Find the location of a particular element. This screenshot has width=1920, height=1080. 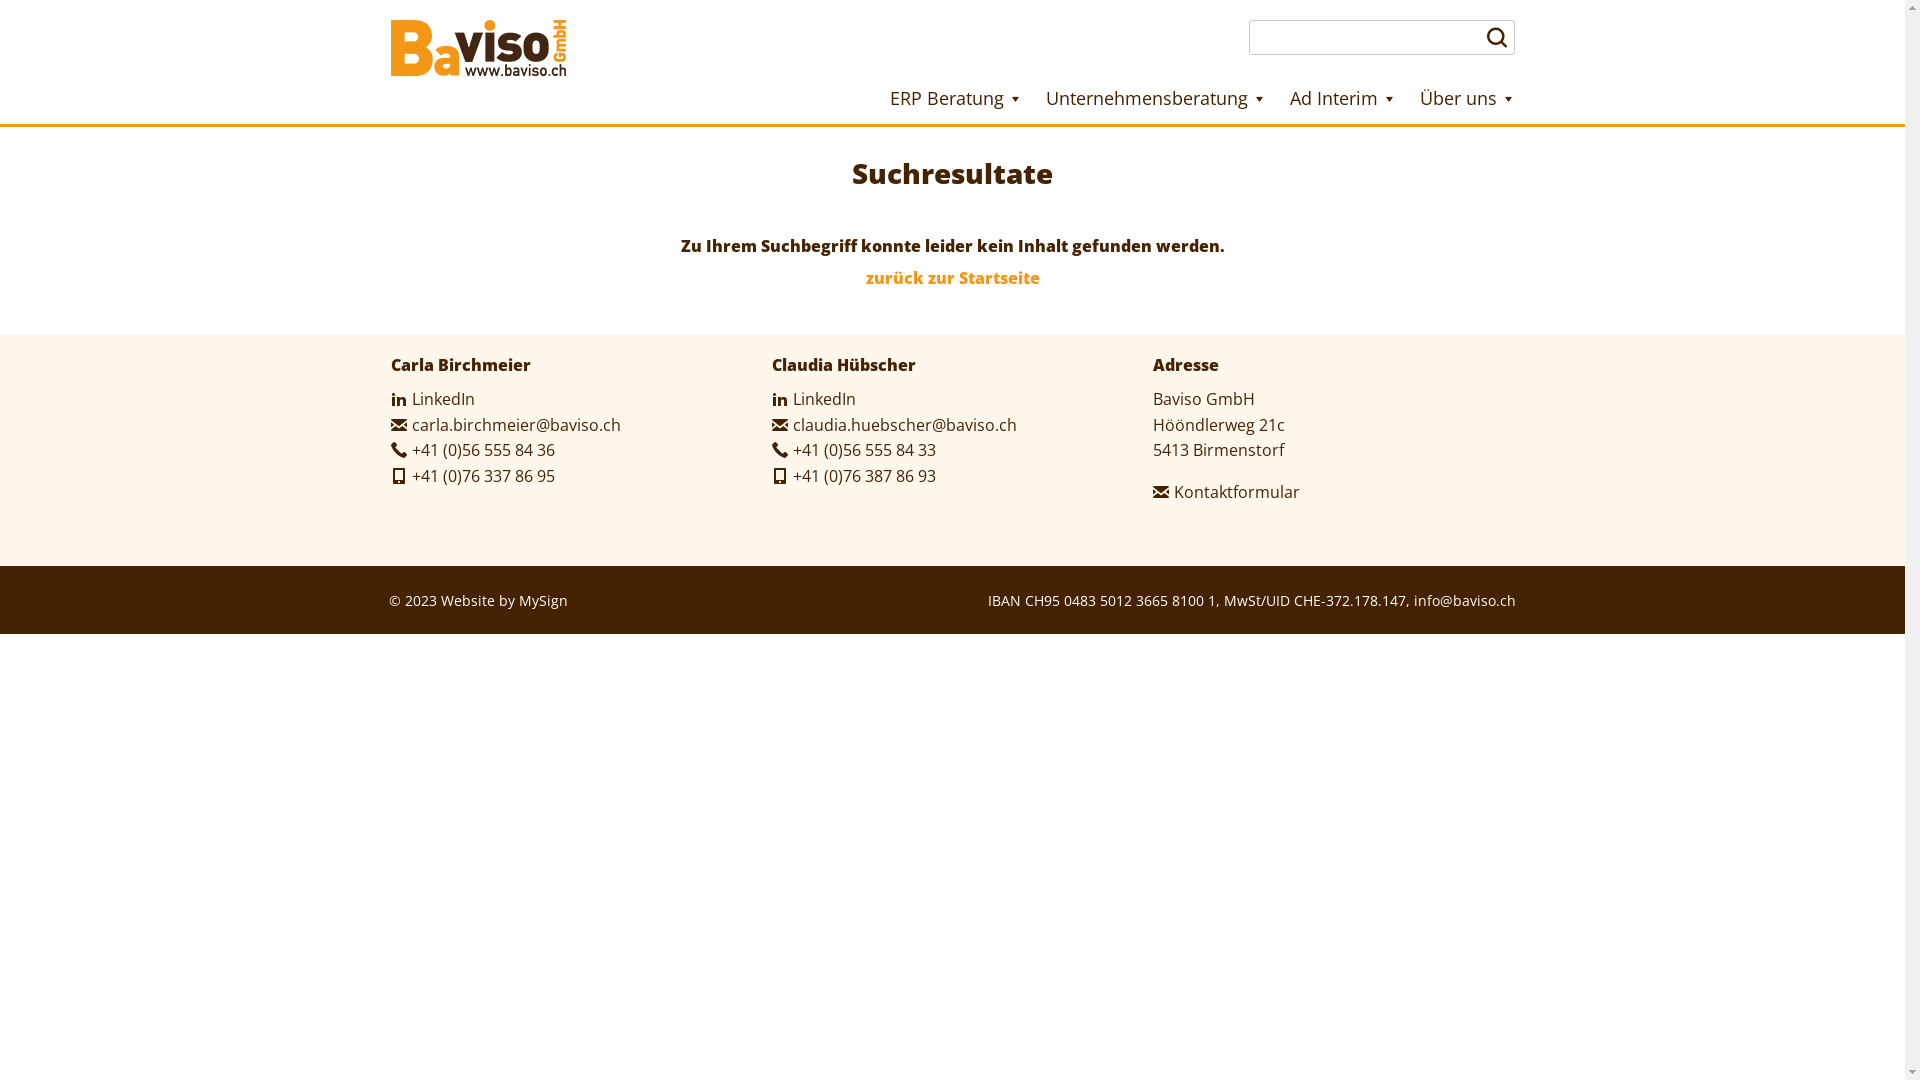

'Kontaktformular' is located at coordinates (1225, 492).